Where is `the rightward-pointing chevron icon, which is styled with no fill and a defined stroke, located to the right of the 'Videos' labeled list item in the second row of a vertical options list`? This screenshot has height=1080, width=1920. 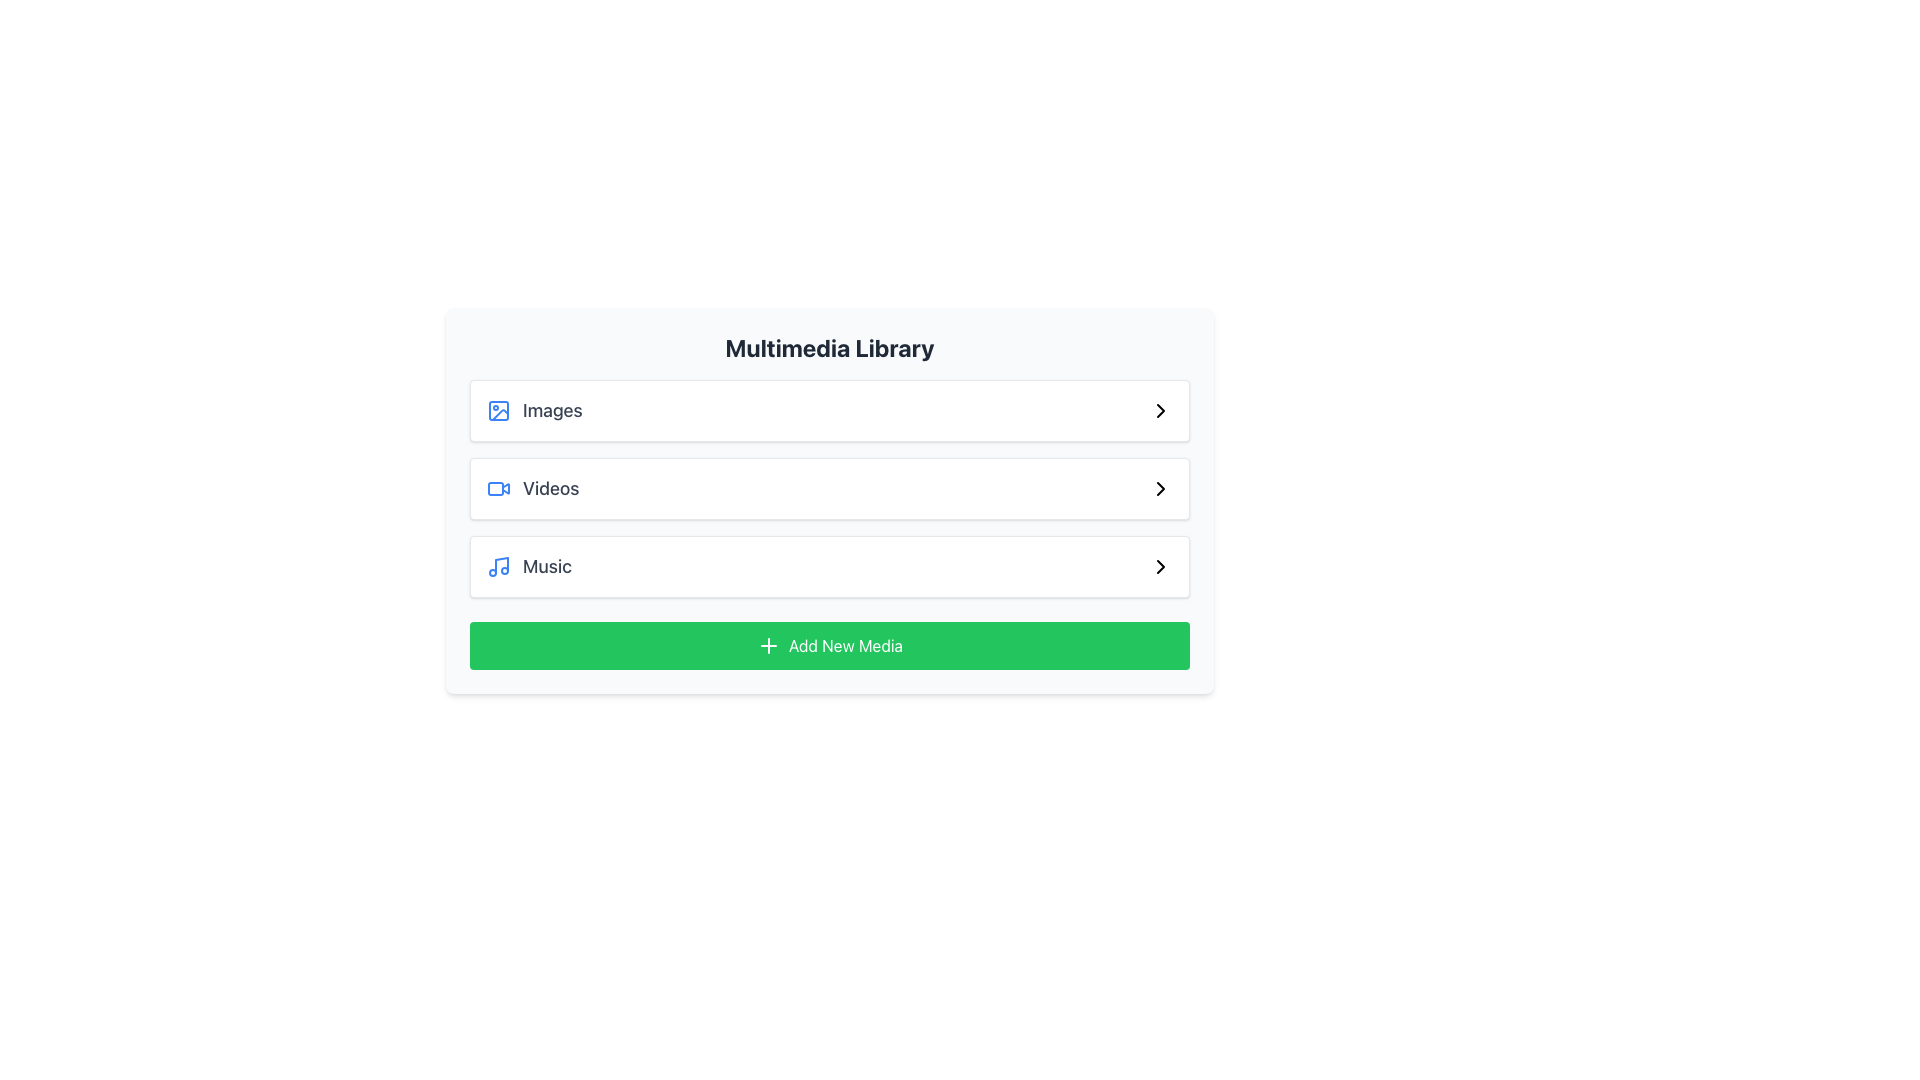 the rightward-pointing chevron icon, which is styled with no fill and a defined stroke, located to the right of the 'Videos' labeled list item in the second row of a vertical options list is located at coordinates (1161, 489).